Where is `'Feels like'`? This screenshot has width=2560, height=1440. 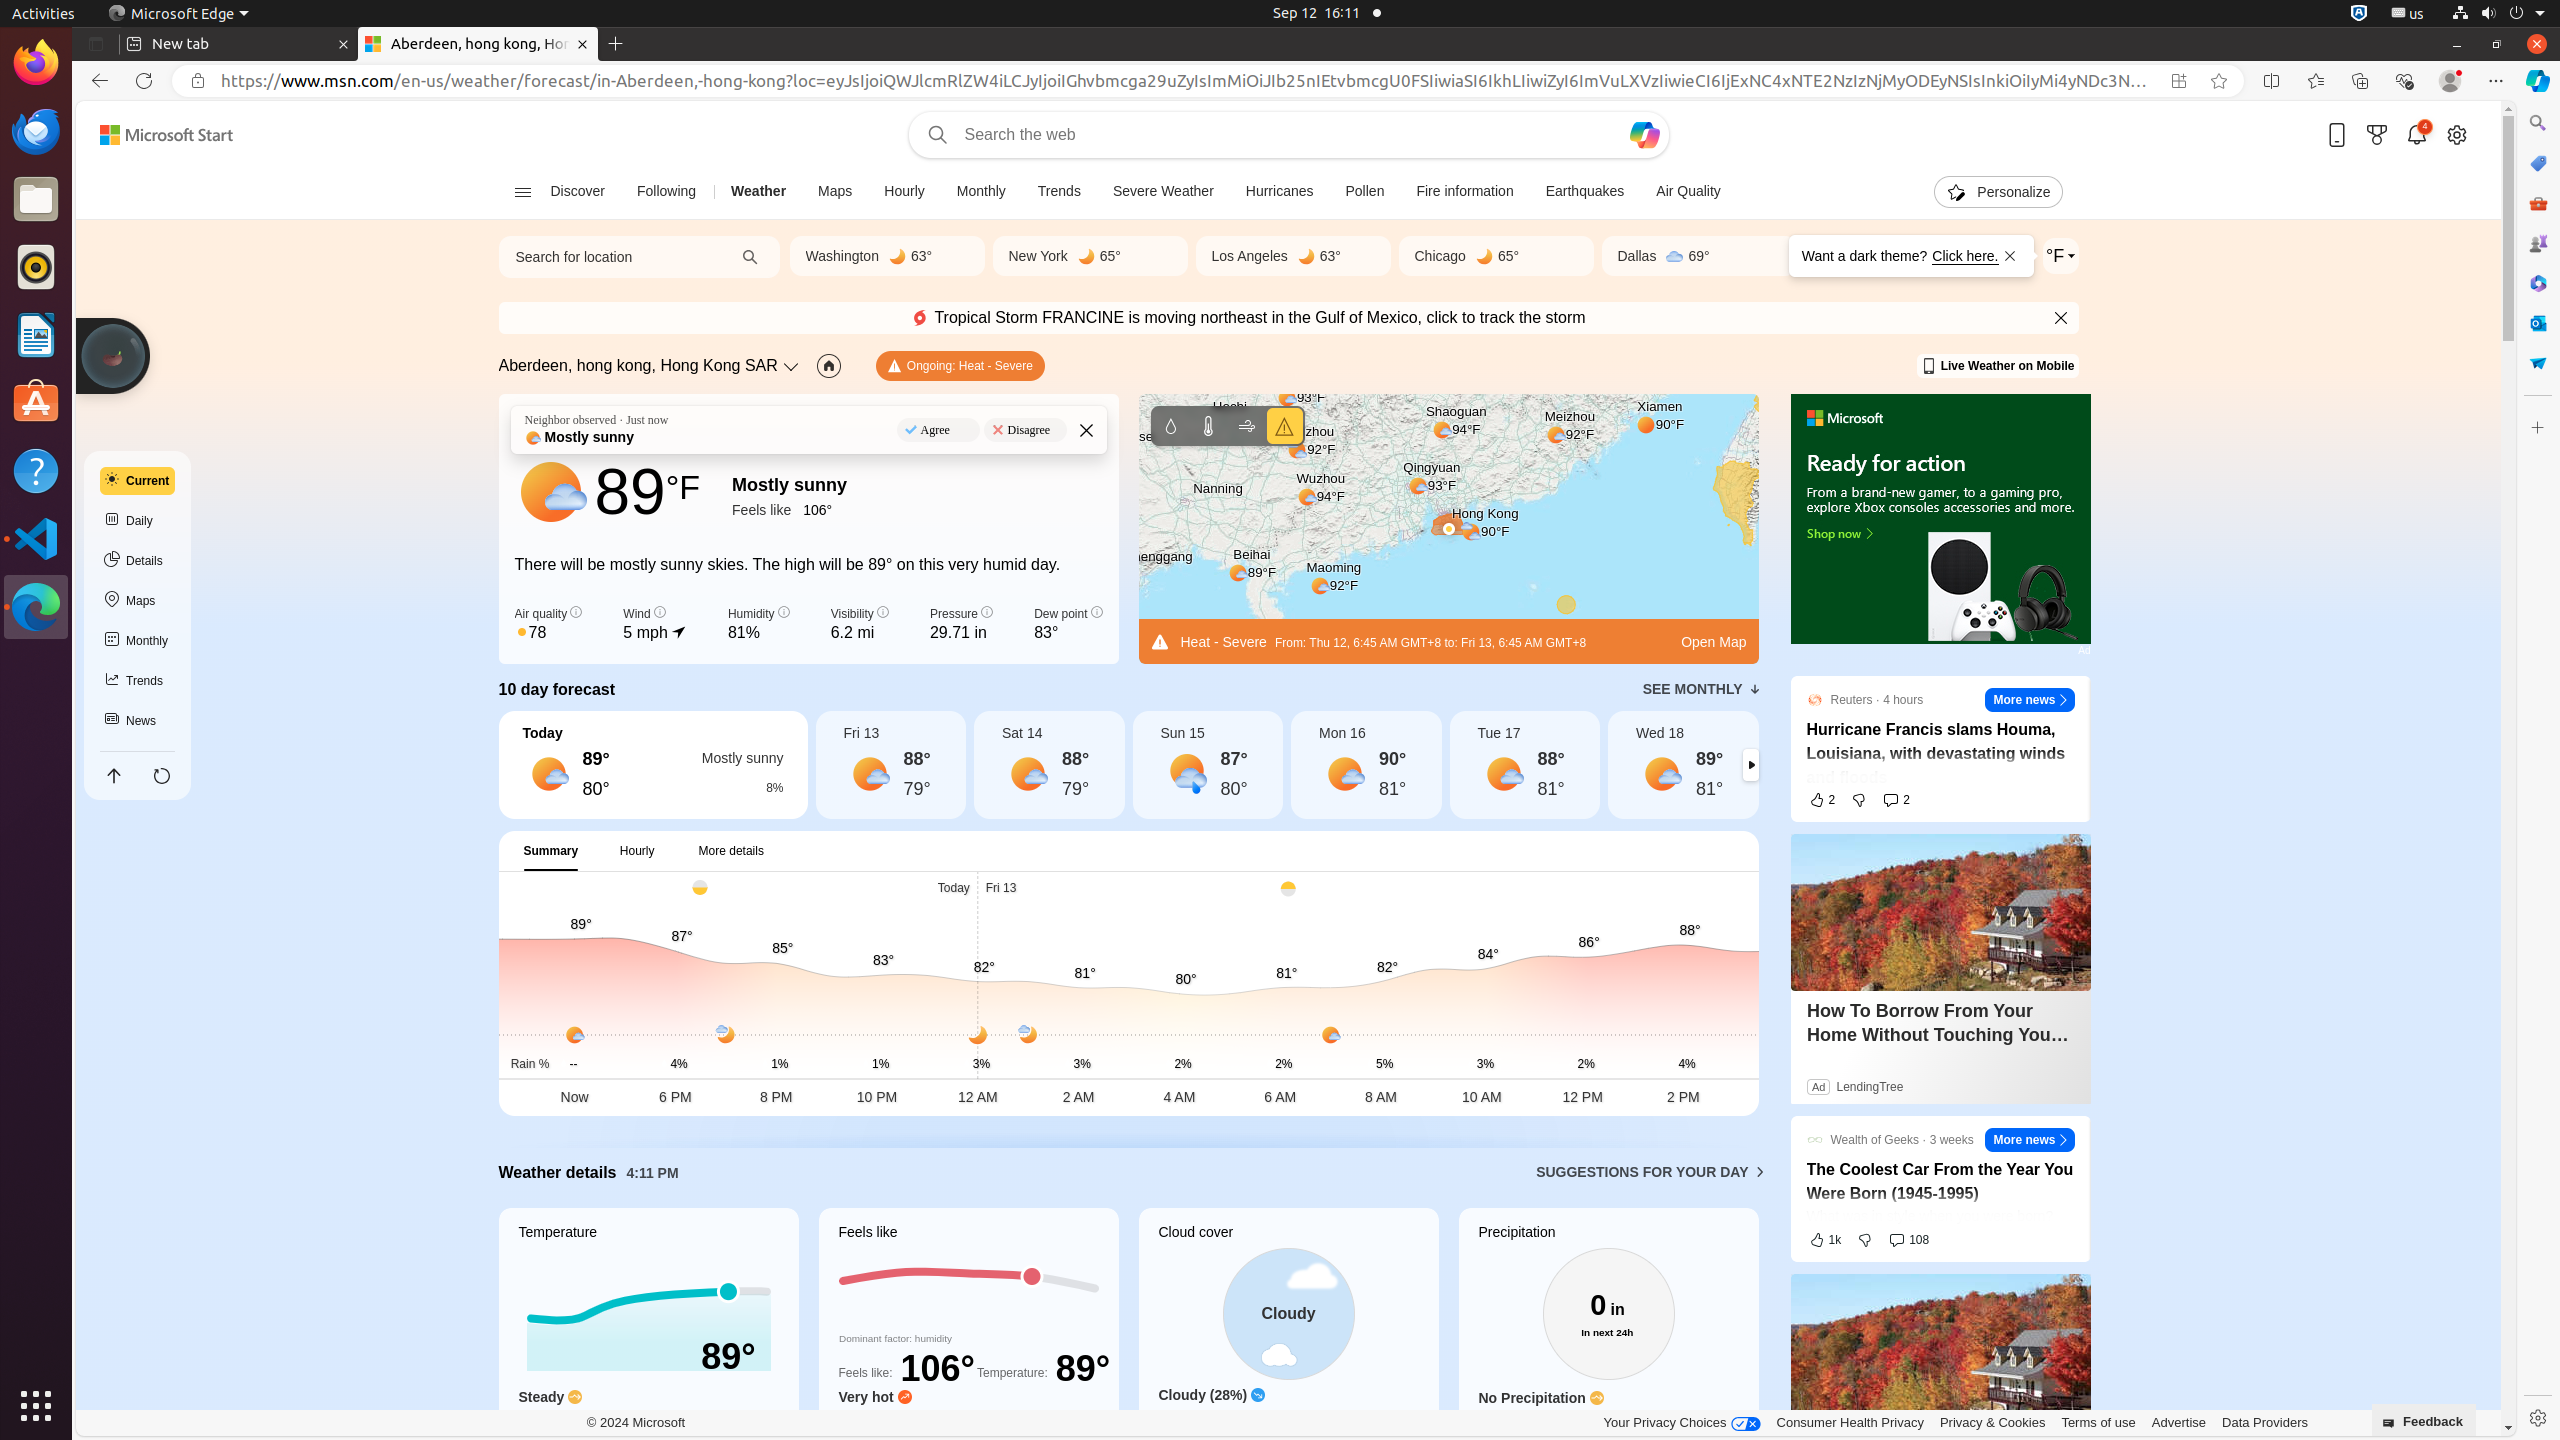
'Feels like' is located at coordinates (967, 1332).